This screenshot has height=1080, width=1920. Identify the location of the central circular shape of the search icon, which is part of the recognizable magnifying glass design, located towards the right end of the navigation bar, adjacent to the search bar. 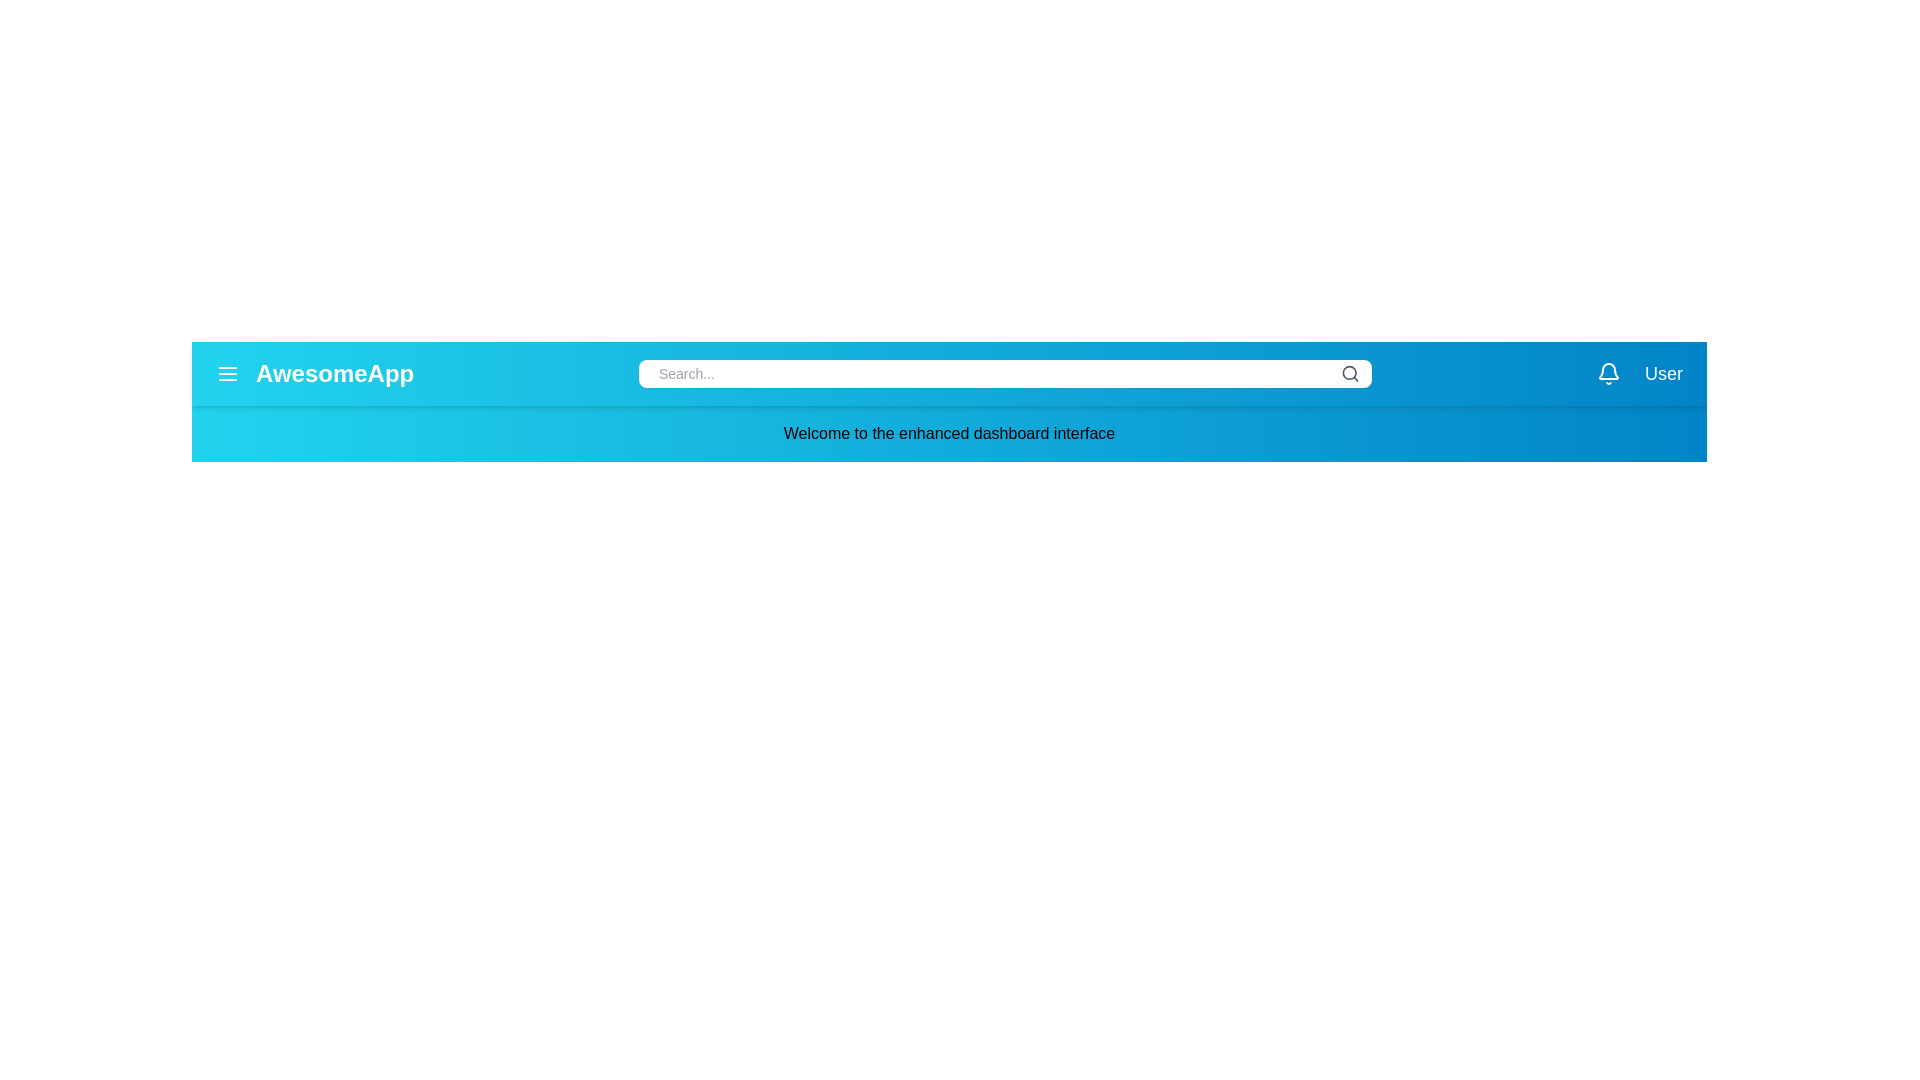
(1349, 373).